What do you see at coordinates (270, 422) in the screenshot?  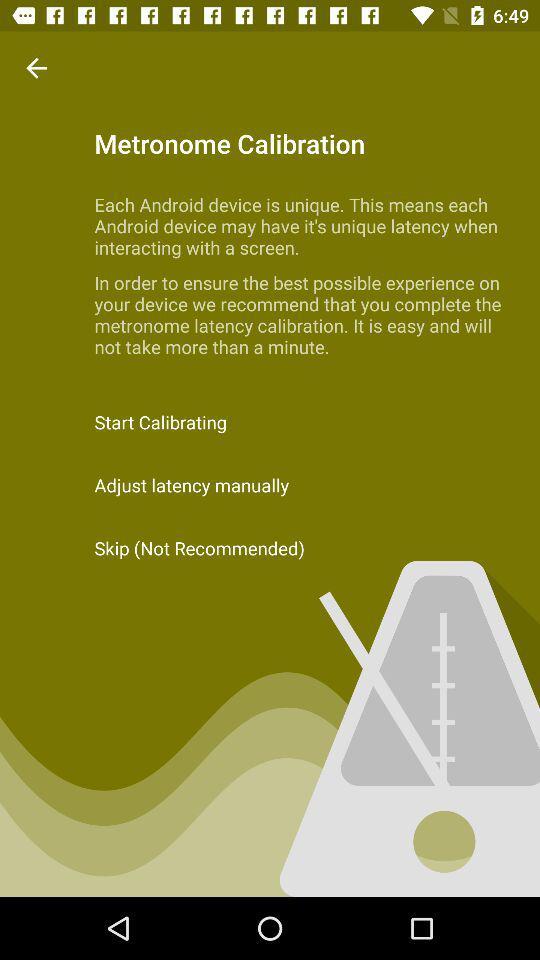 I see `the start calibrating item` at bounding box center [270, 422].